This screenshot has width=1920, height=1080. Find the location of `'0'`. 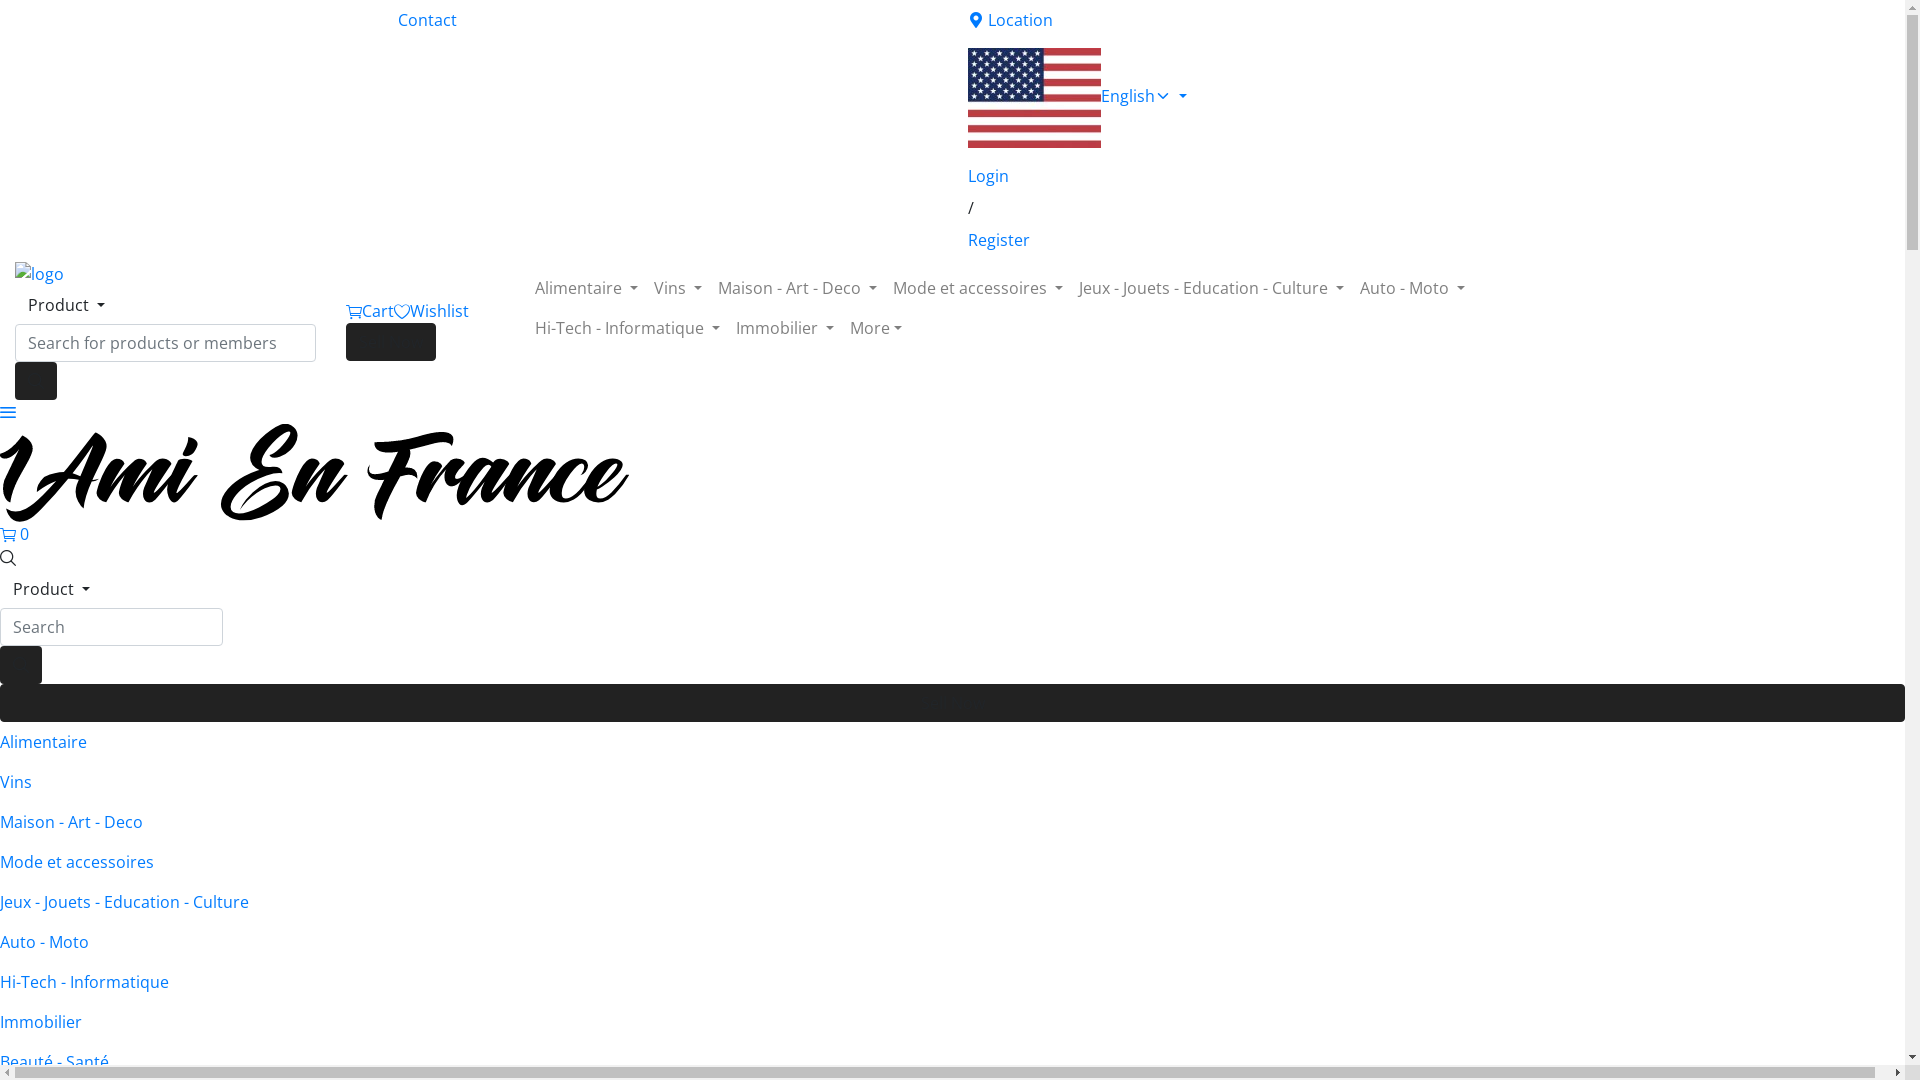

'0' is located at coordinates (14, 532).